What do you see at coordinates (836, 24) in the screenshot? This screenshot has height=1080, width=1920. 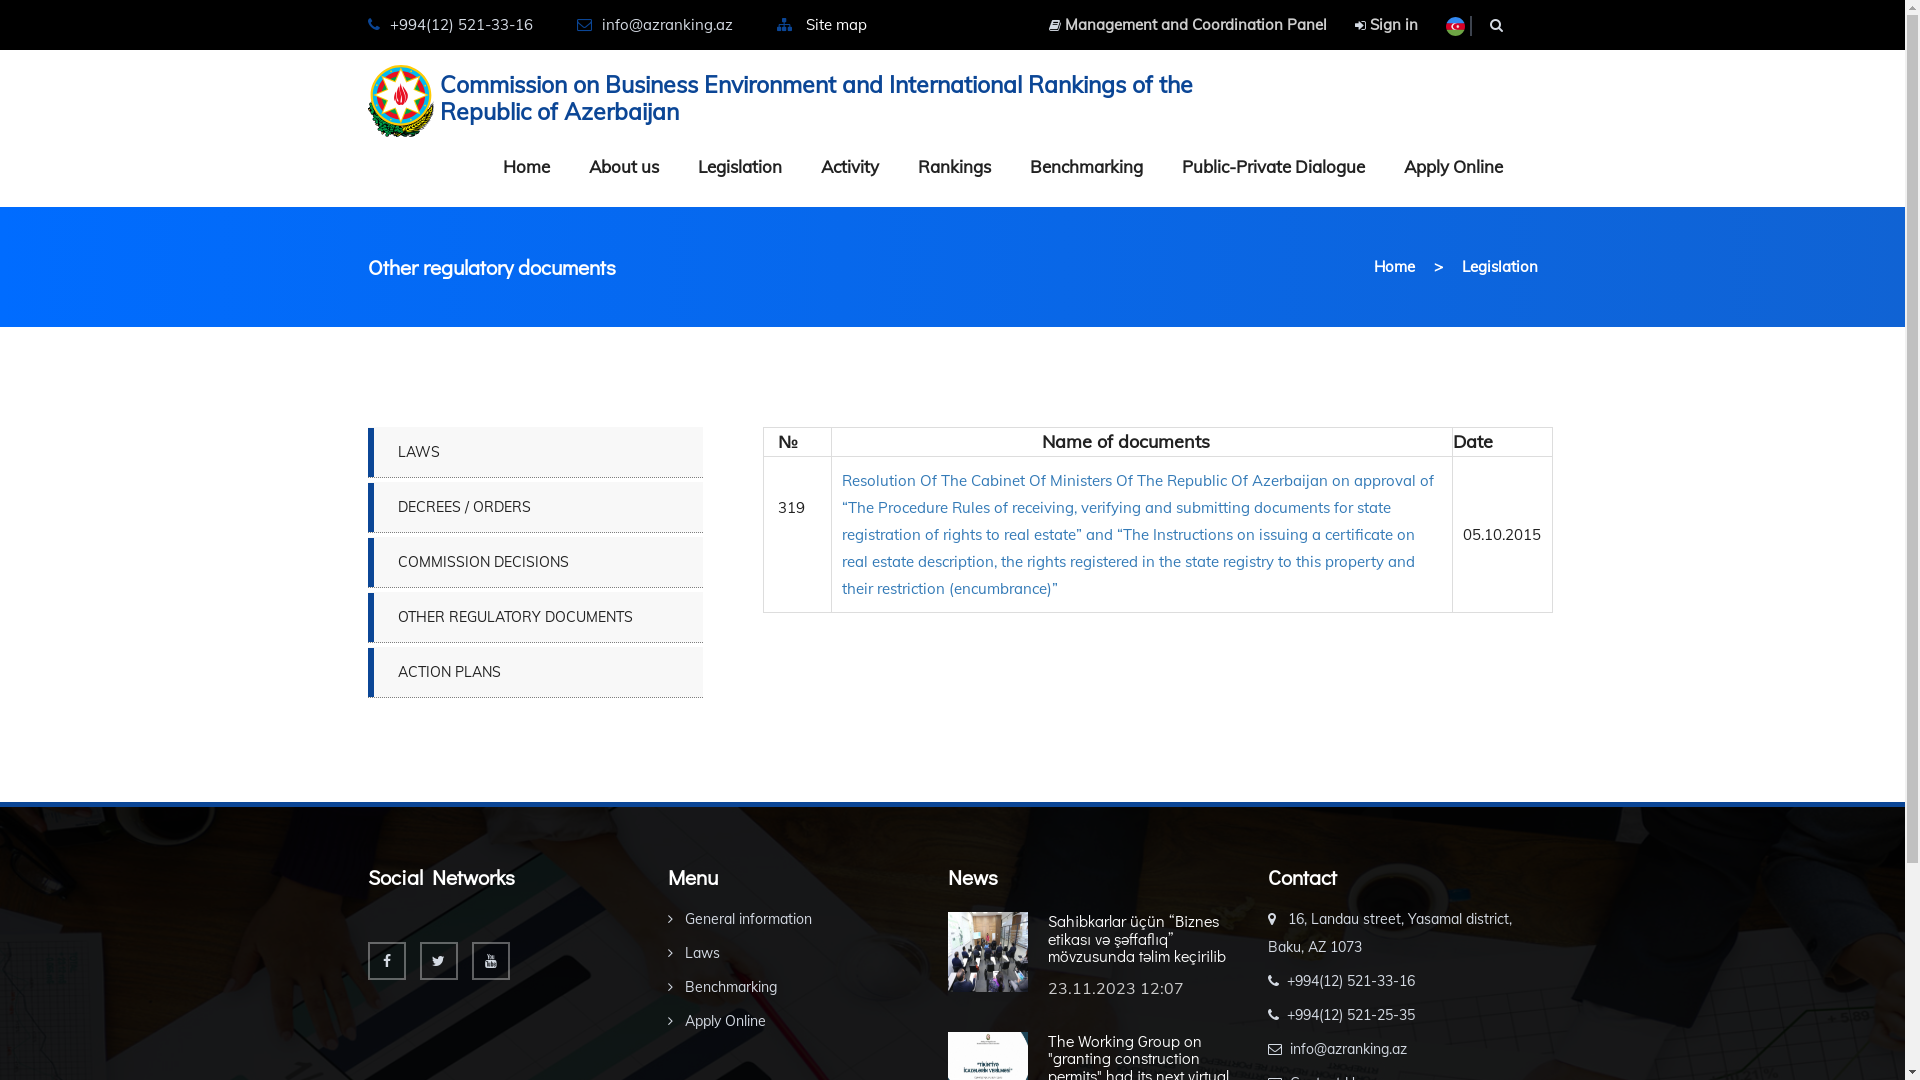 I see `'Site map'` at bounding box center [836, 24].